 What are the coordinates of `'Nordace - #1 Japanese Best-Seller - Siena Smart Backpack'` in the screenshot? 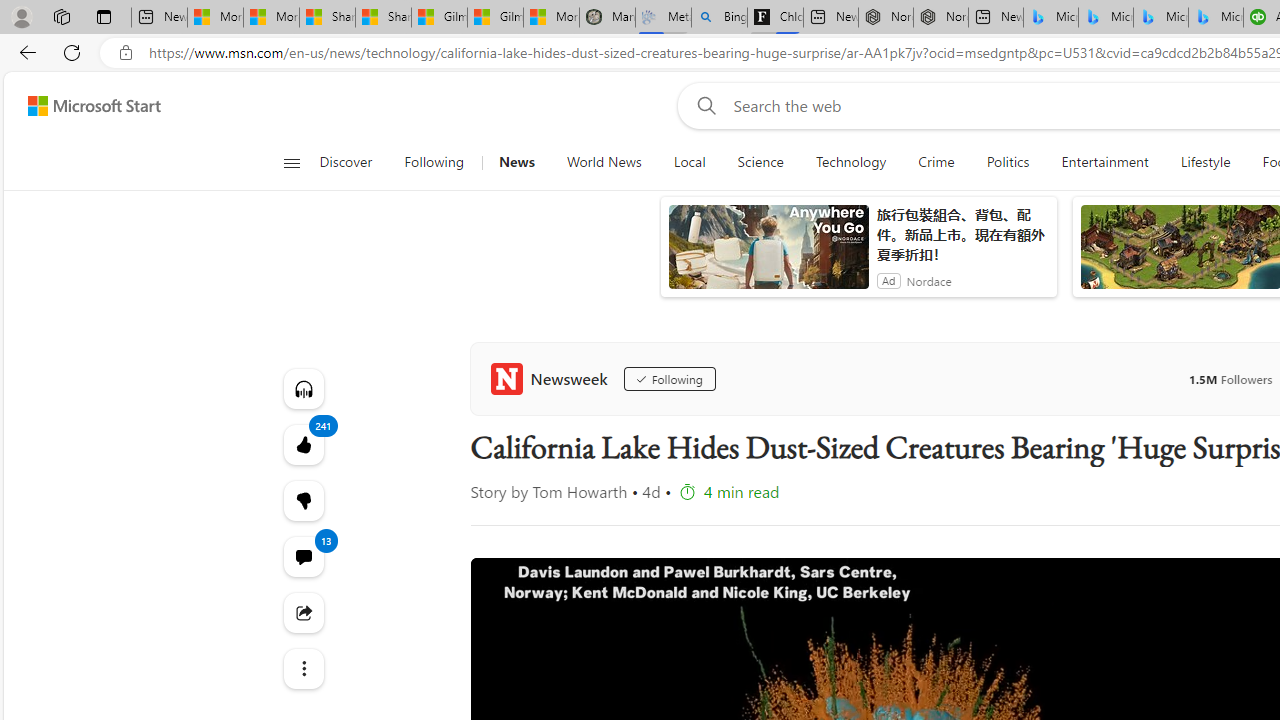 It's located at (939, 17).